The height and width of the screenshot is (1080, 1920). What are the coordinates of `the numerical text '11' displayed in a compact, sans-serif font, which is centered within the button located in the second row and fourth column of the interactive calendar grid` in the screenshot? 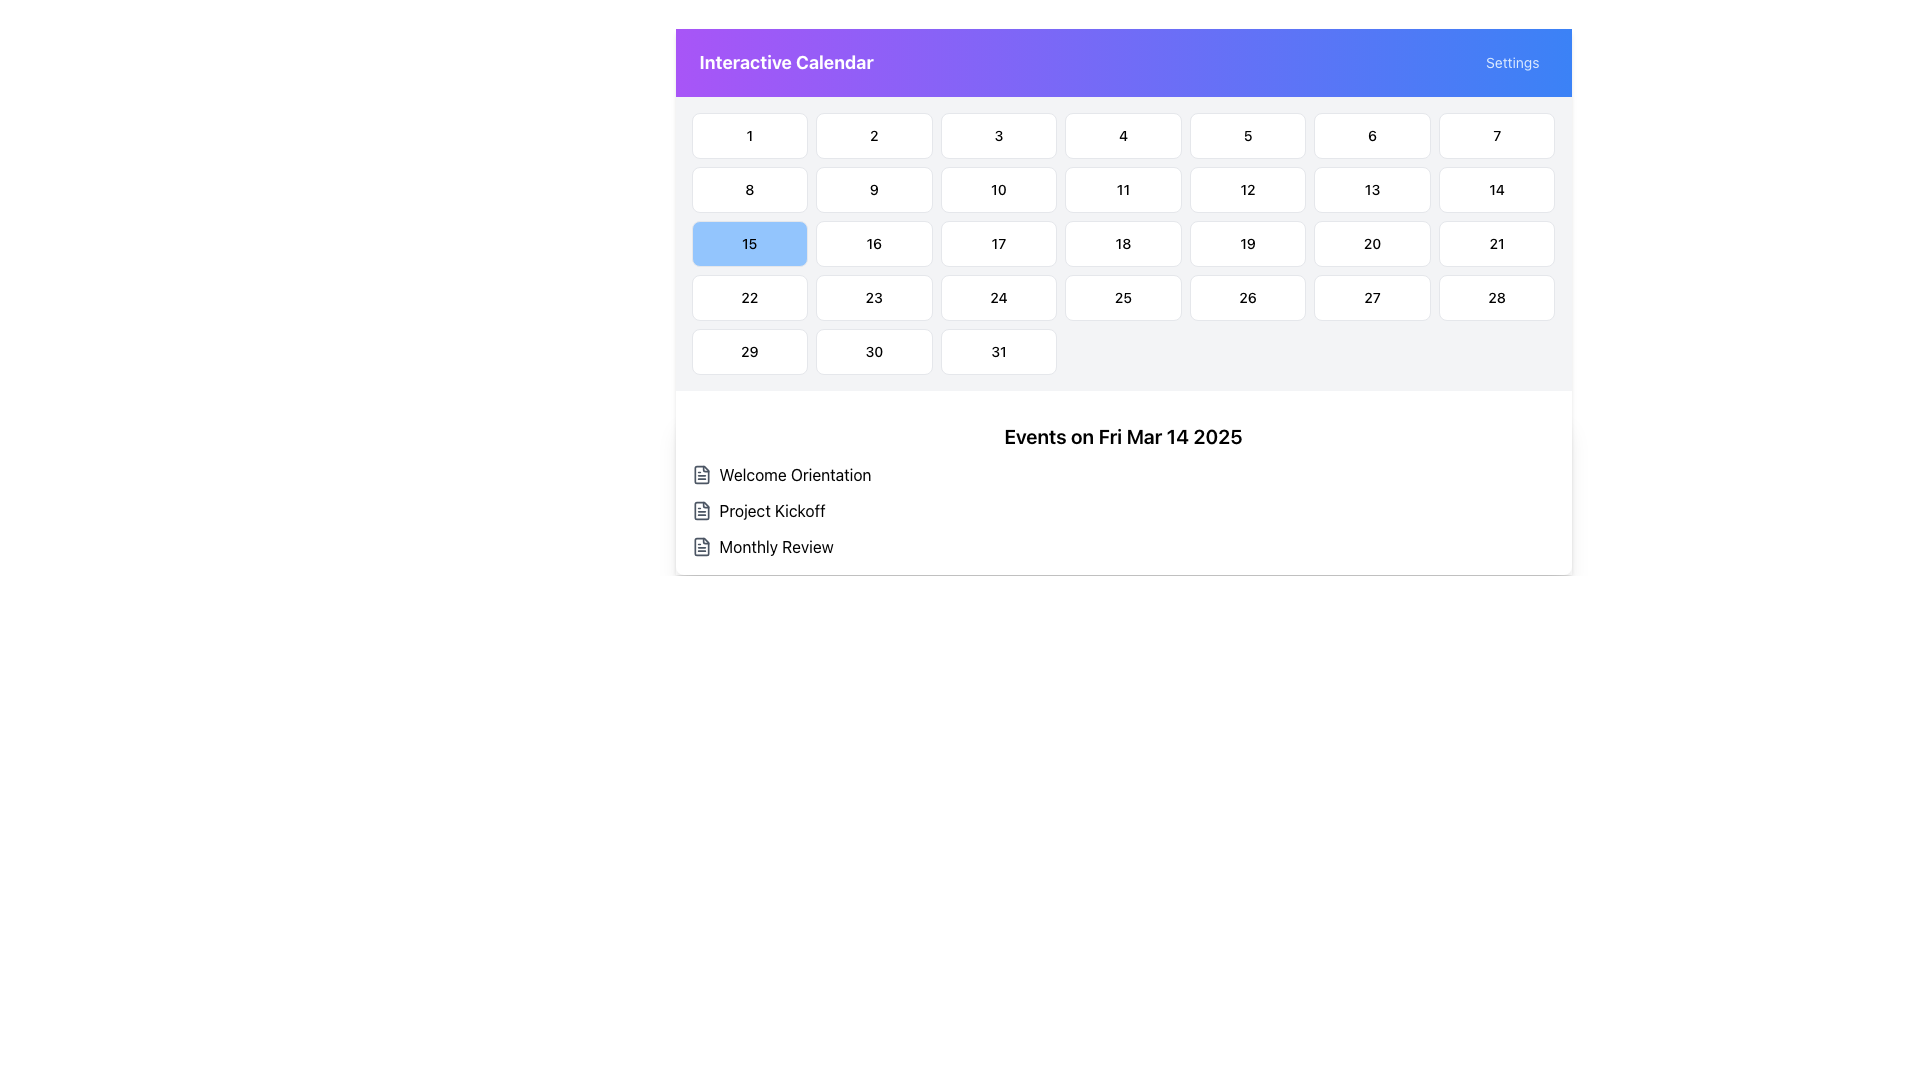 It's located at (1123, 189).